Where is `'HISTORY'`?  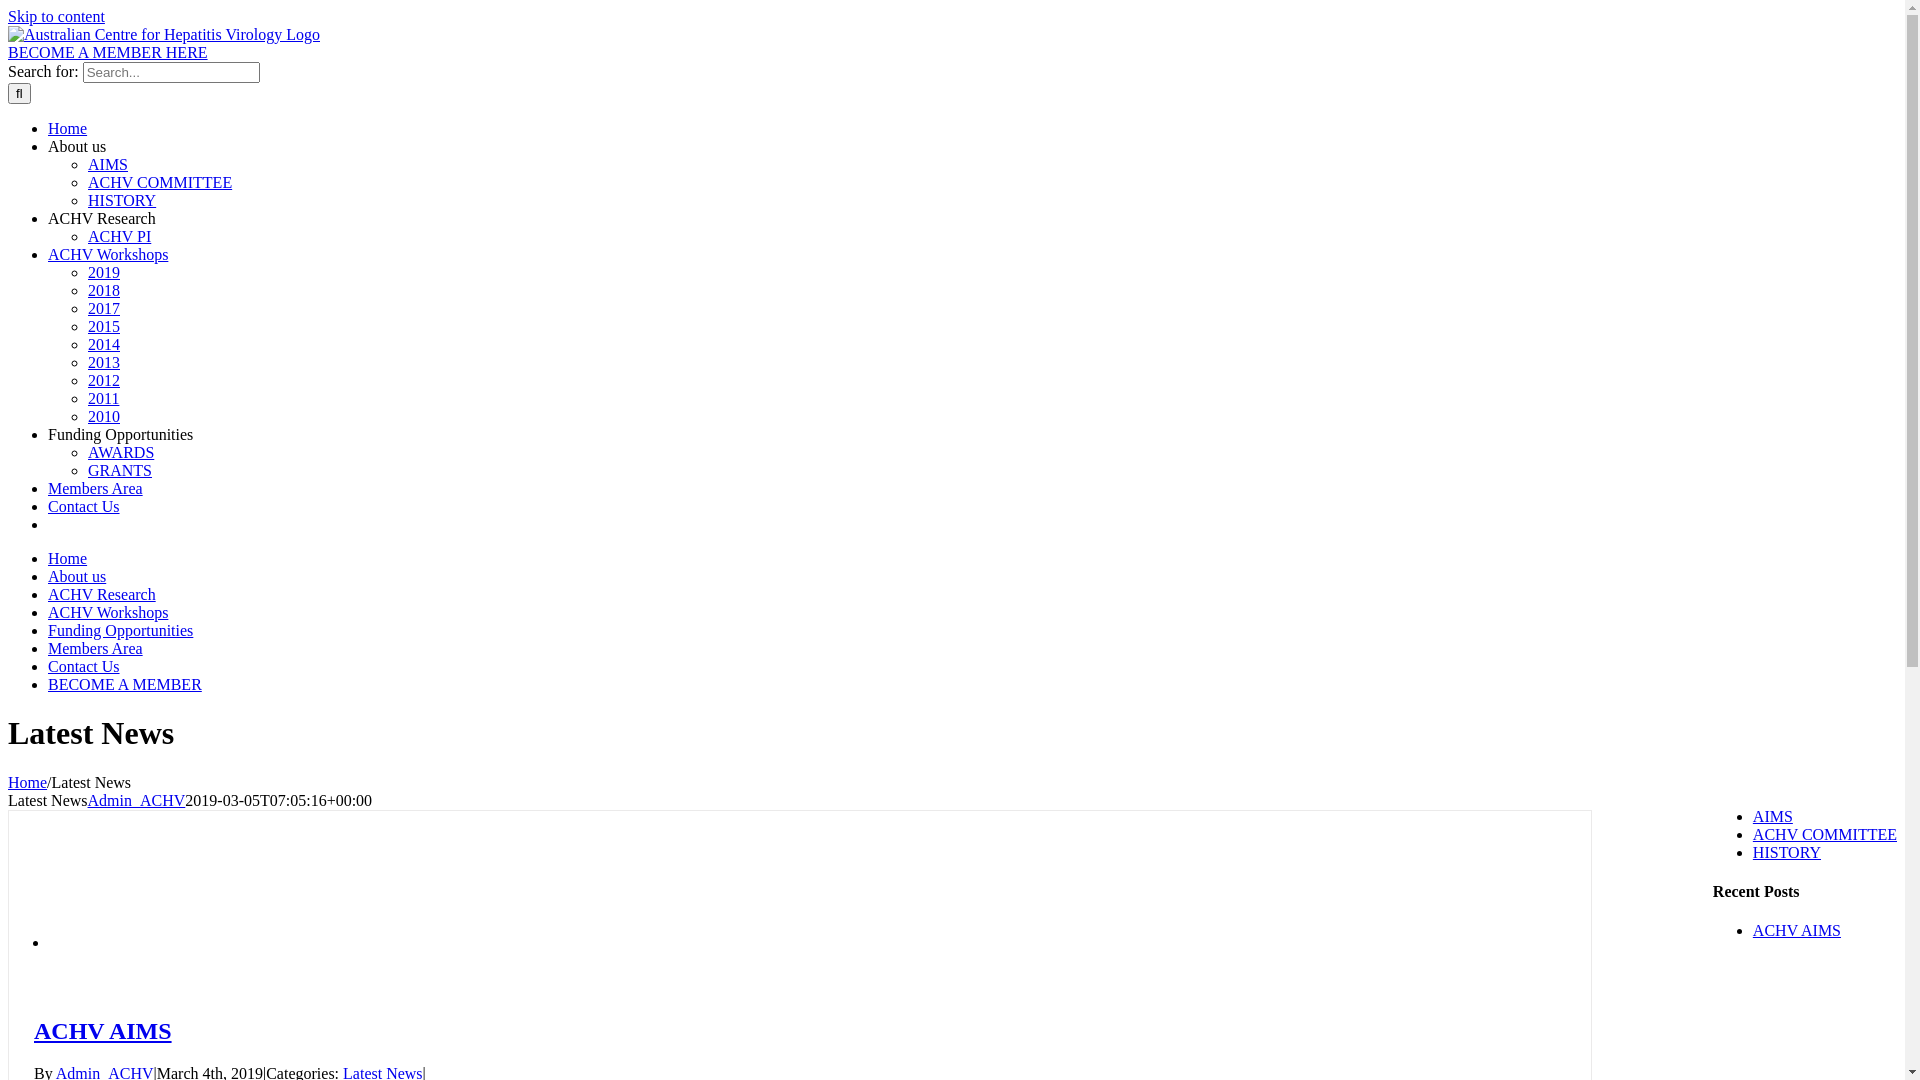
'HISTORY' is located at coordinates (1786, 852).